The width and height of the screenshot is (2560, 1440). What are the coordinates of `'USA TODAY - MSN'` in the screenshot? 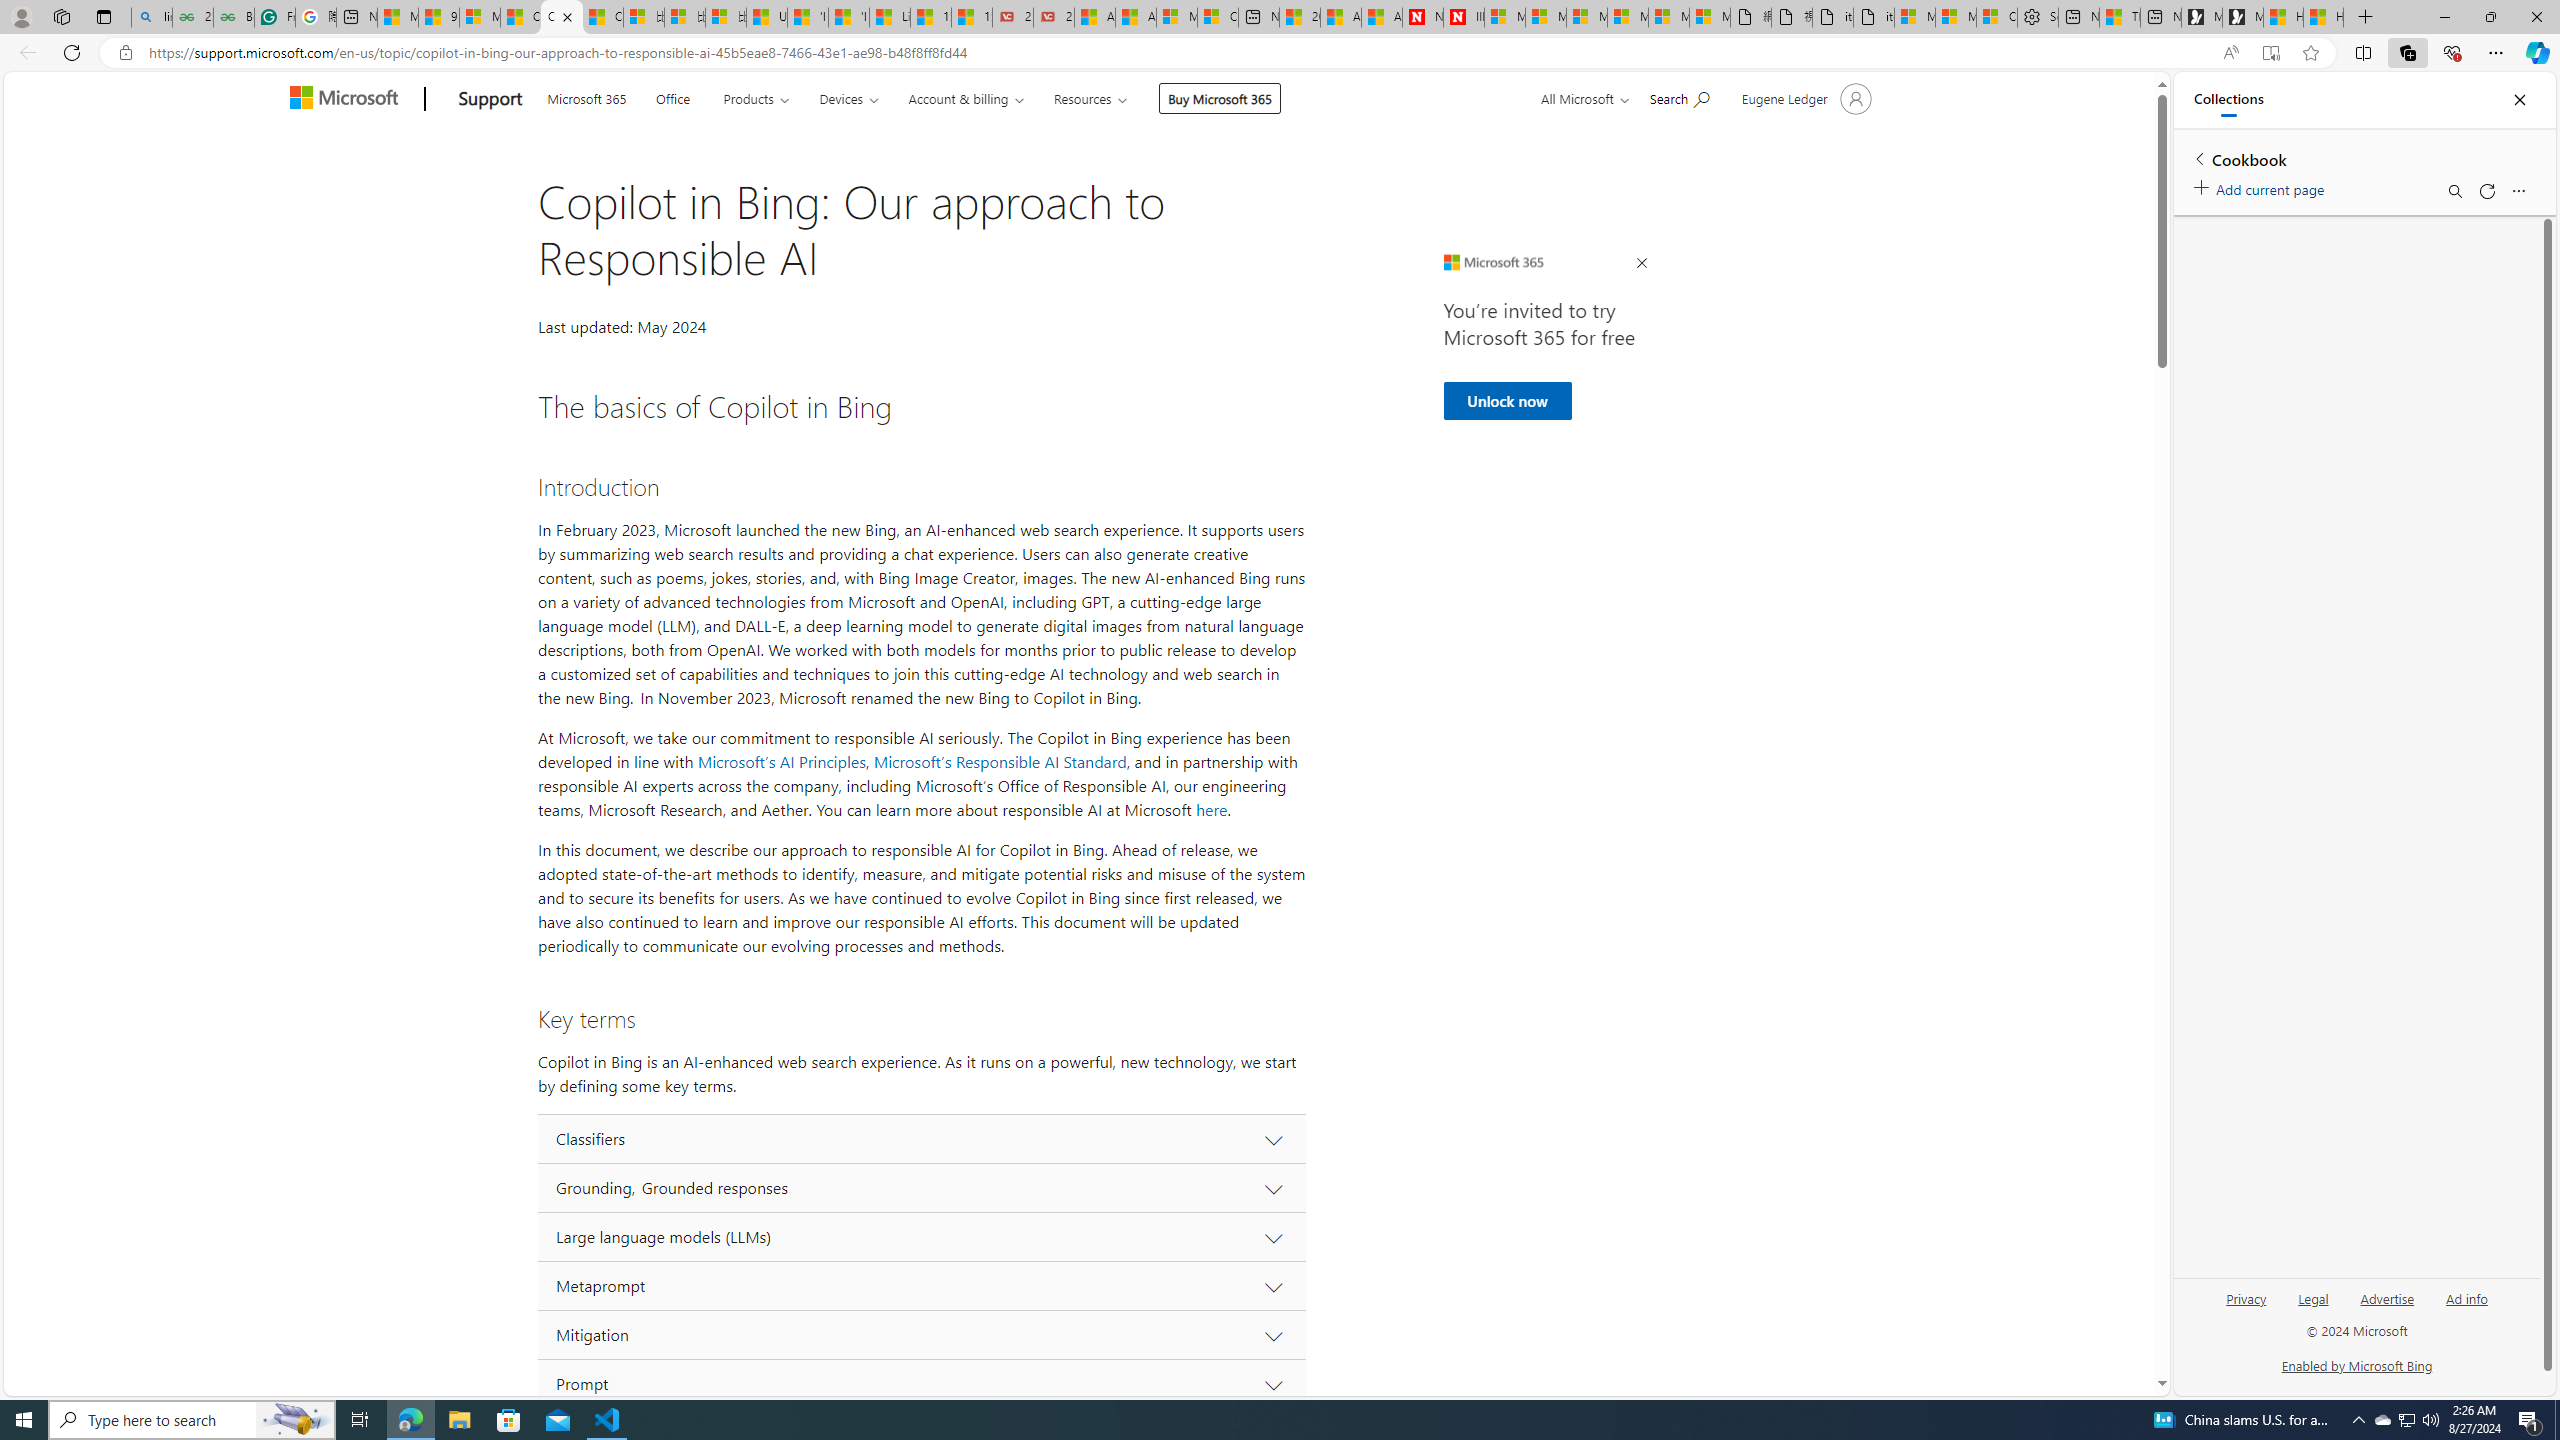 It's located at (766, 16).